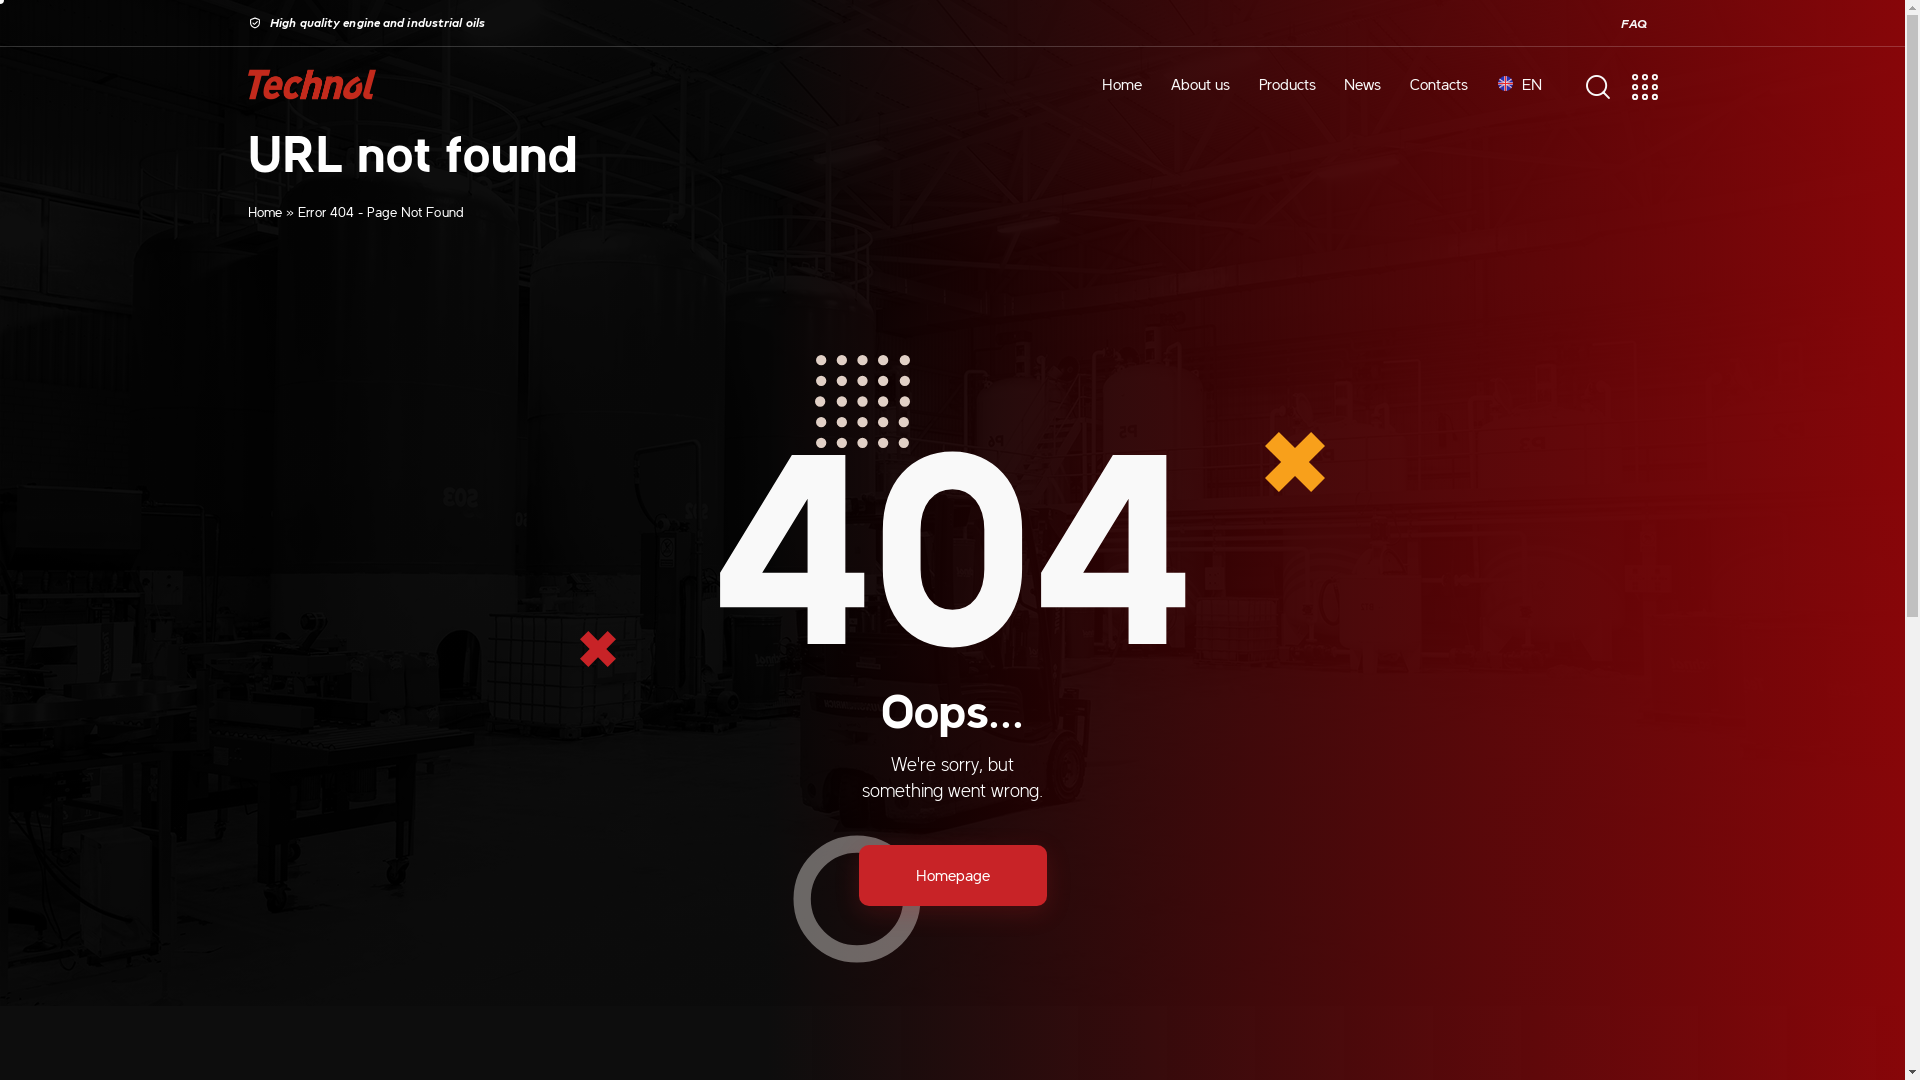 The height and width of the screenshot is (1080, 1920). Describe the element at coordinates (1200, 83) in the screenshot. I see `'About us'` at that location.